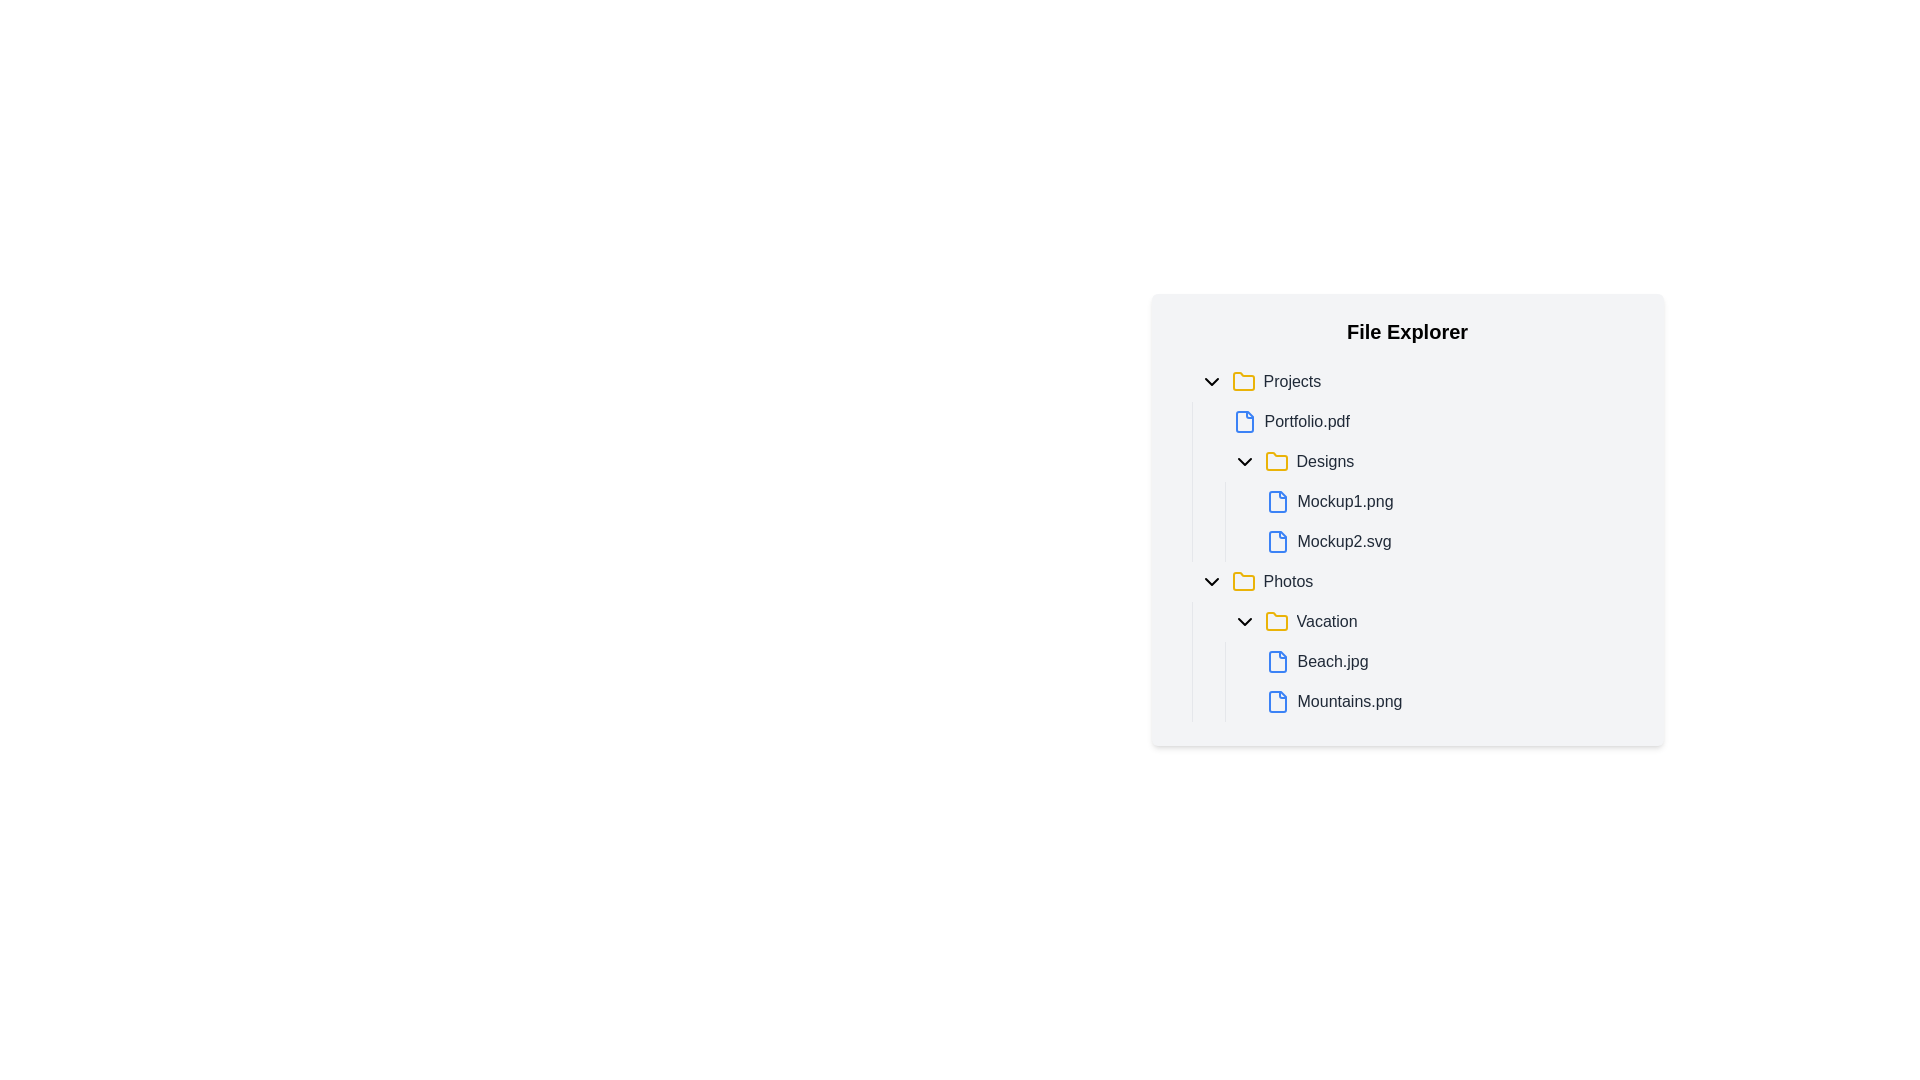  What do you see at coordinates (1448, 500) in the screenshot?
I see `the 'Mockup1.png' file entry in the file explorer` at bounding box center [1448, 500].